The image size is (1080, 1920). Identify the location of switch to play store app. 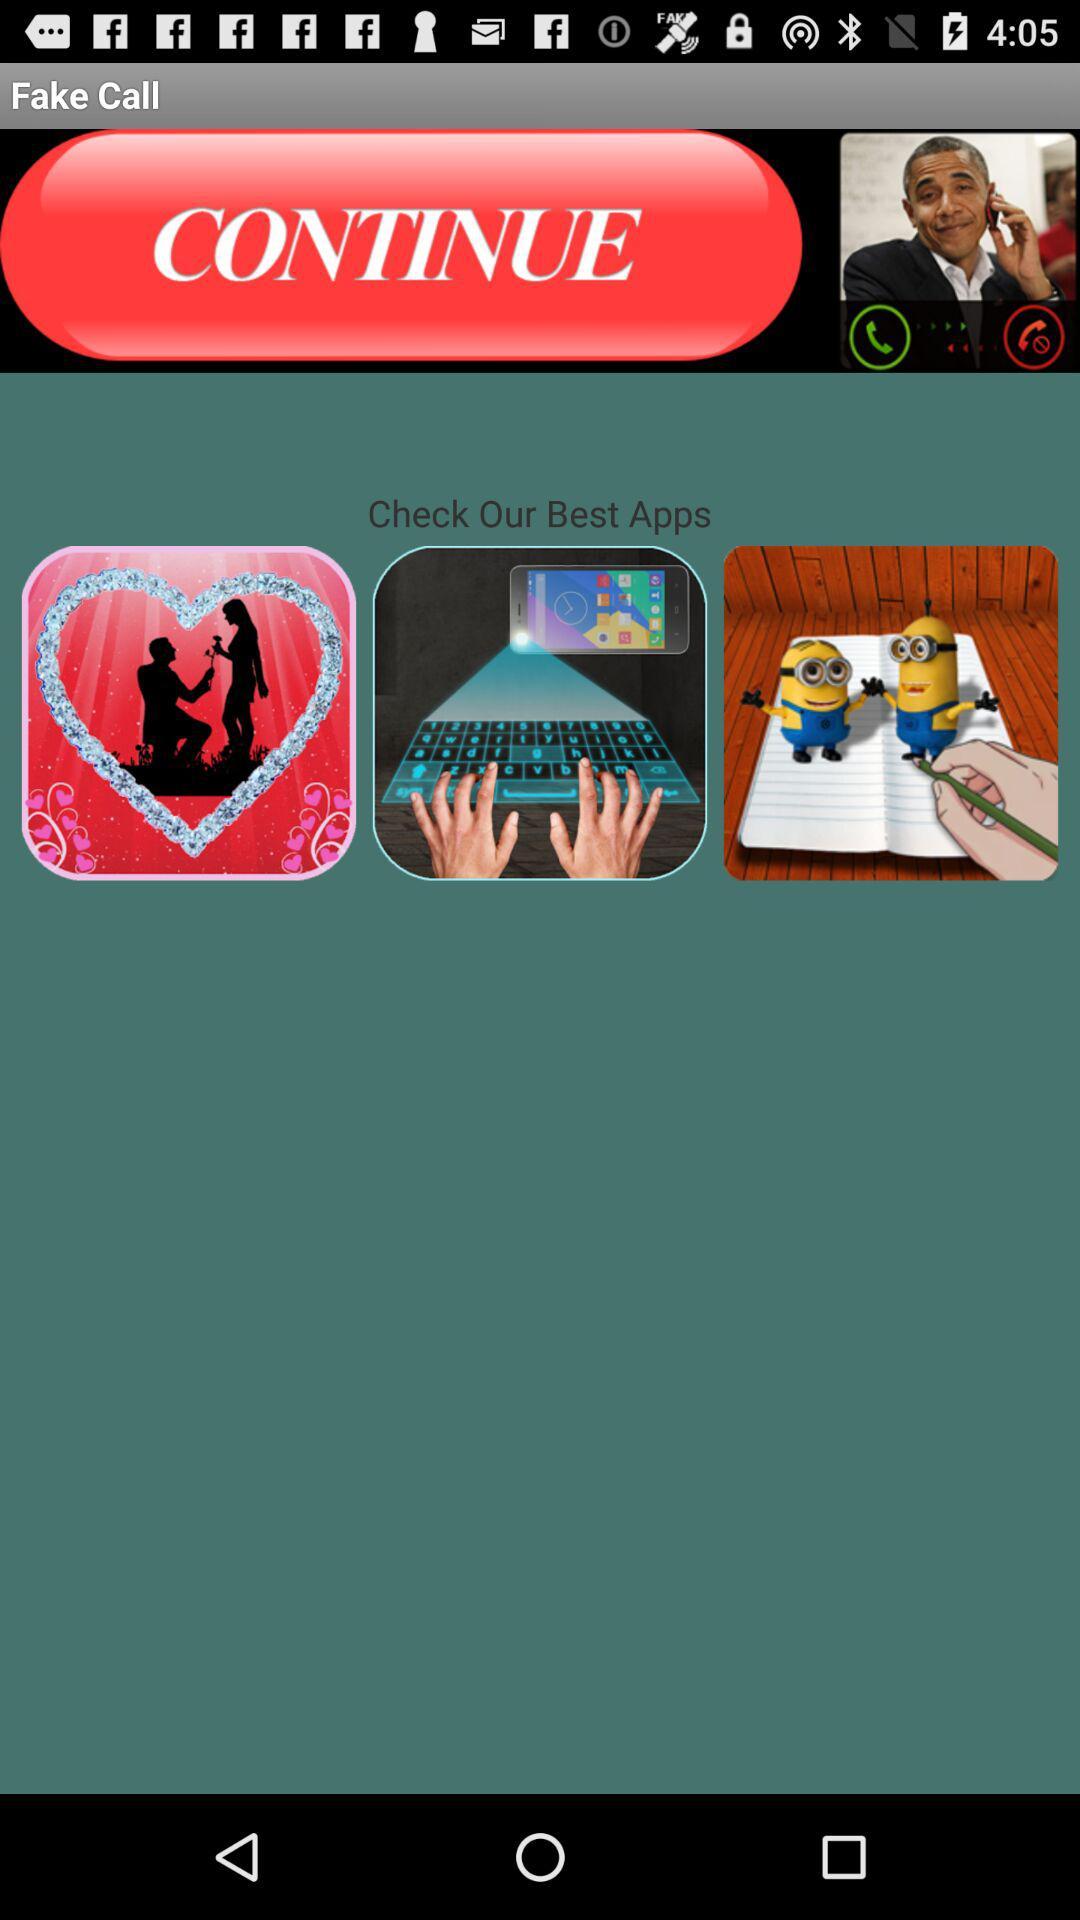
(540, 713).